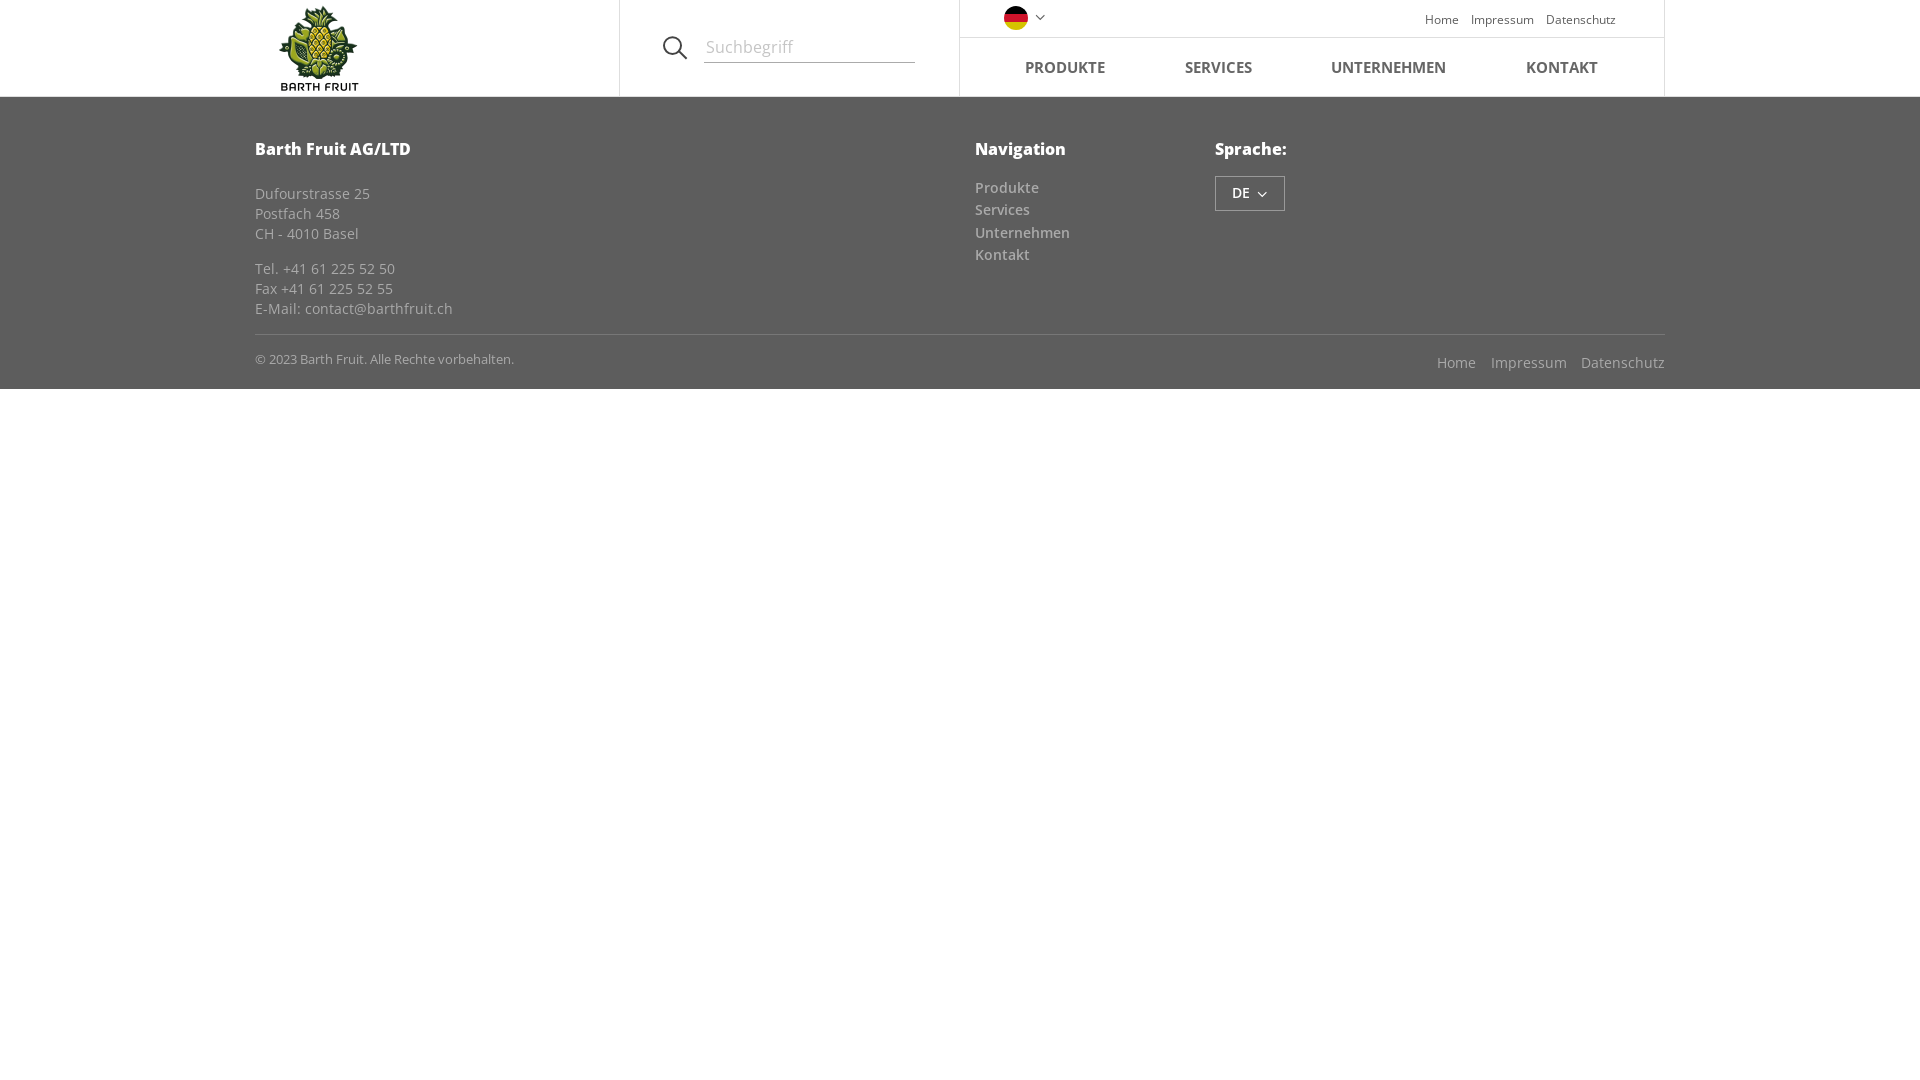  What do you see at coordinates (1002, 253) in the screenshot?
I see `'Kontakt'` at bounding box center [1002, 253].